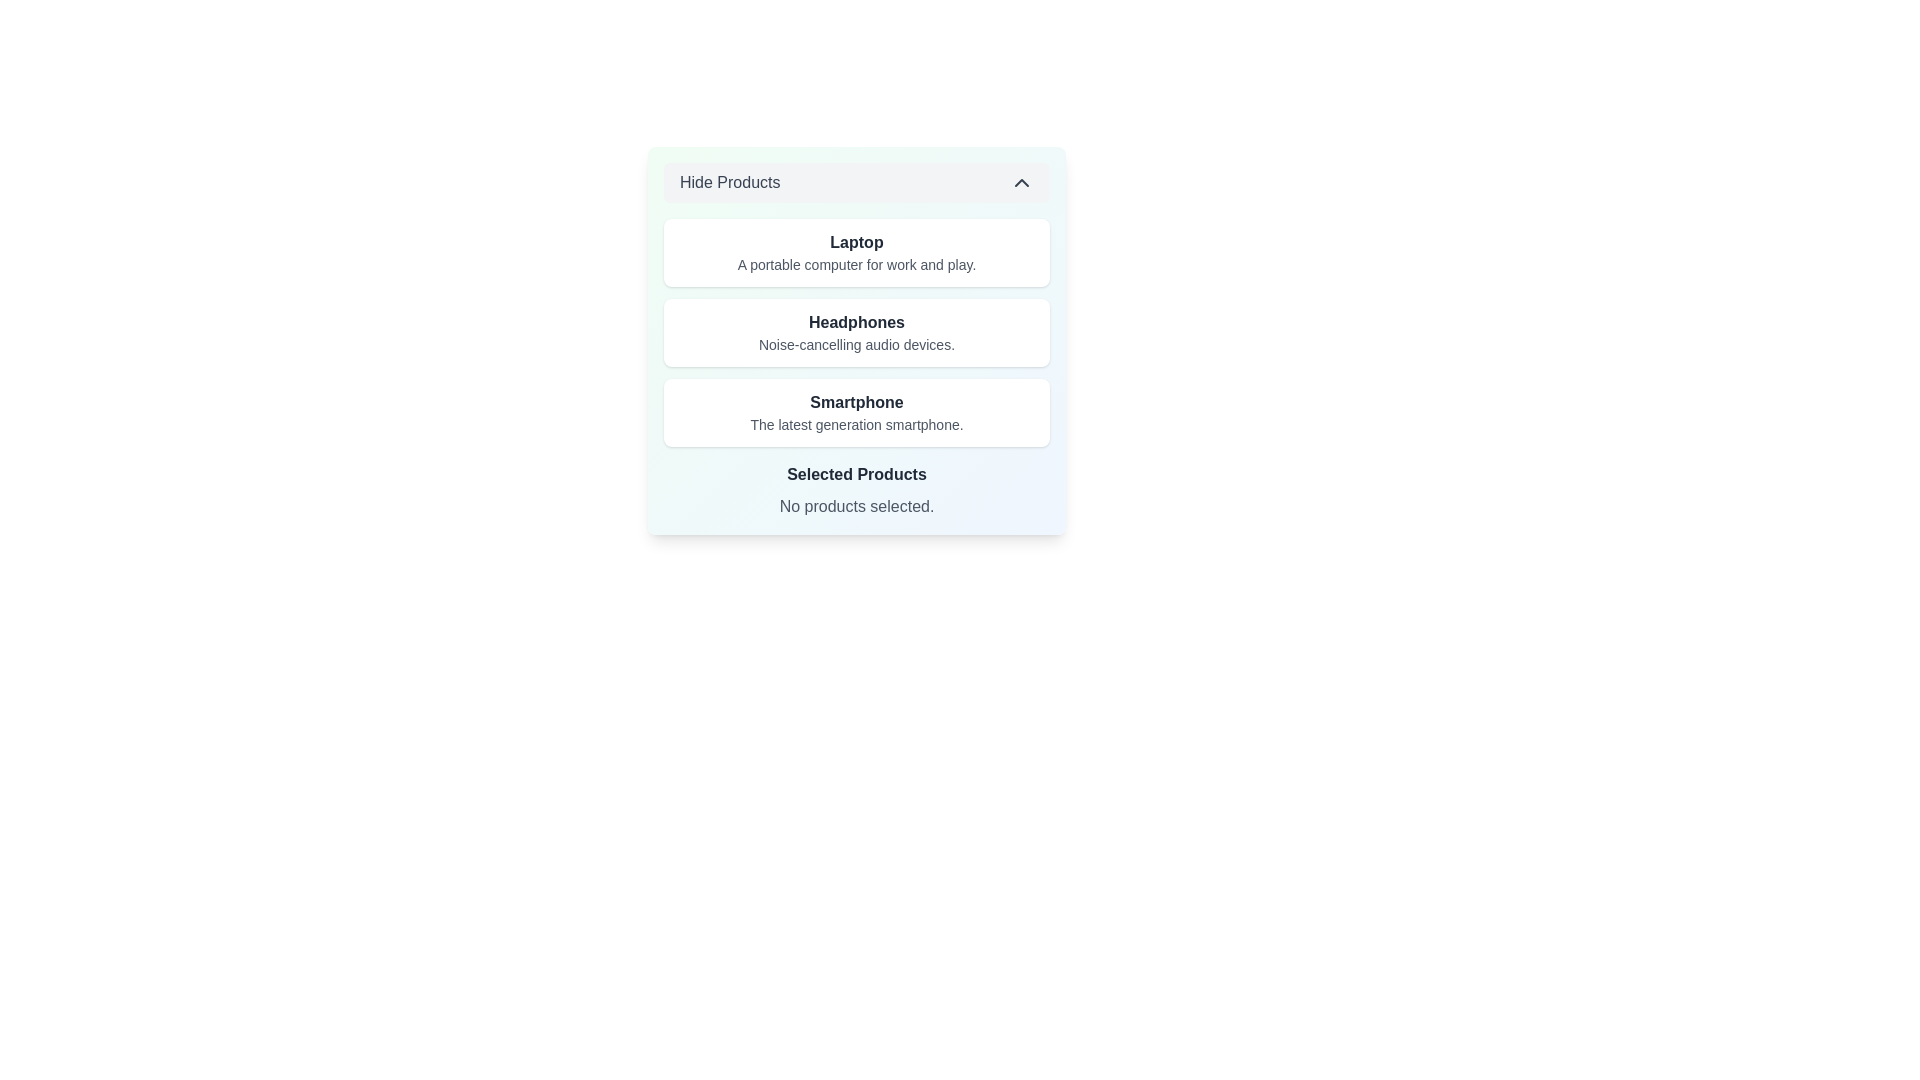 This screenshot has height=1080, width=1920. I want to click on text label indicating the 'Headphones' section, which serves as the title for the category, located above the description 'Noise-cancelling audio devices.', so click(857, 322).